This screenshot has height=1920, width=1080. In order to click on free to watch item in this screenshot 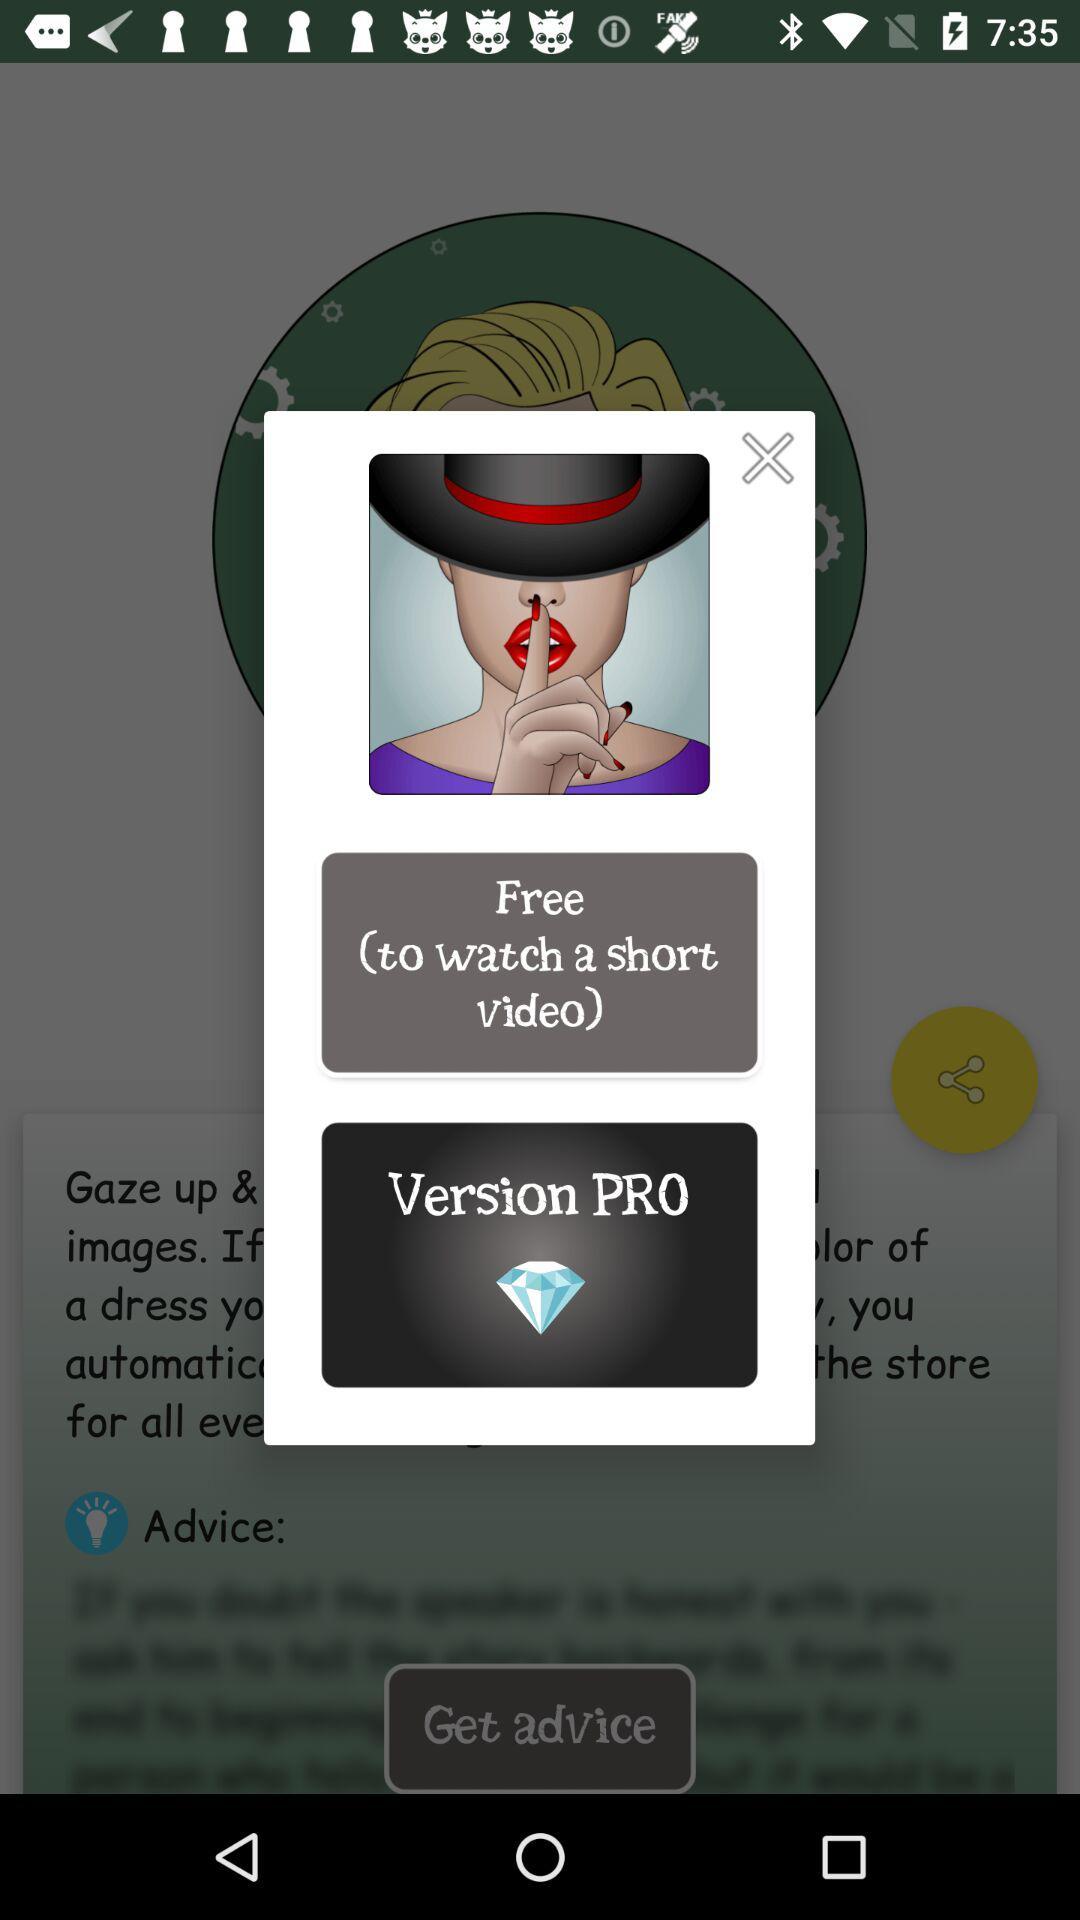, I will do `click(538, 962)`.